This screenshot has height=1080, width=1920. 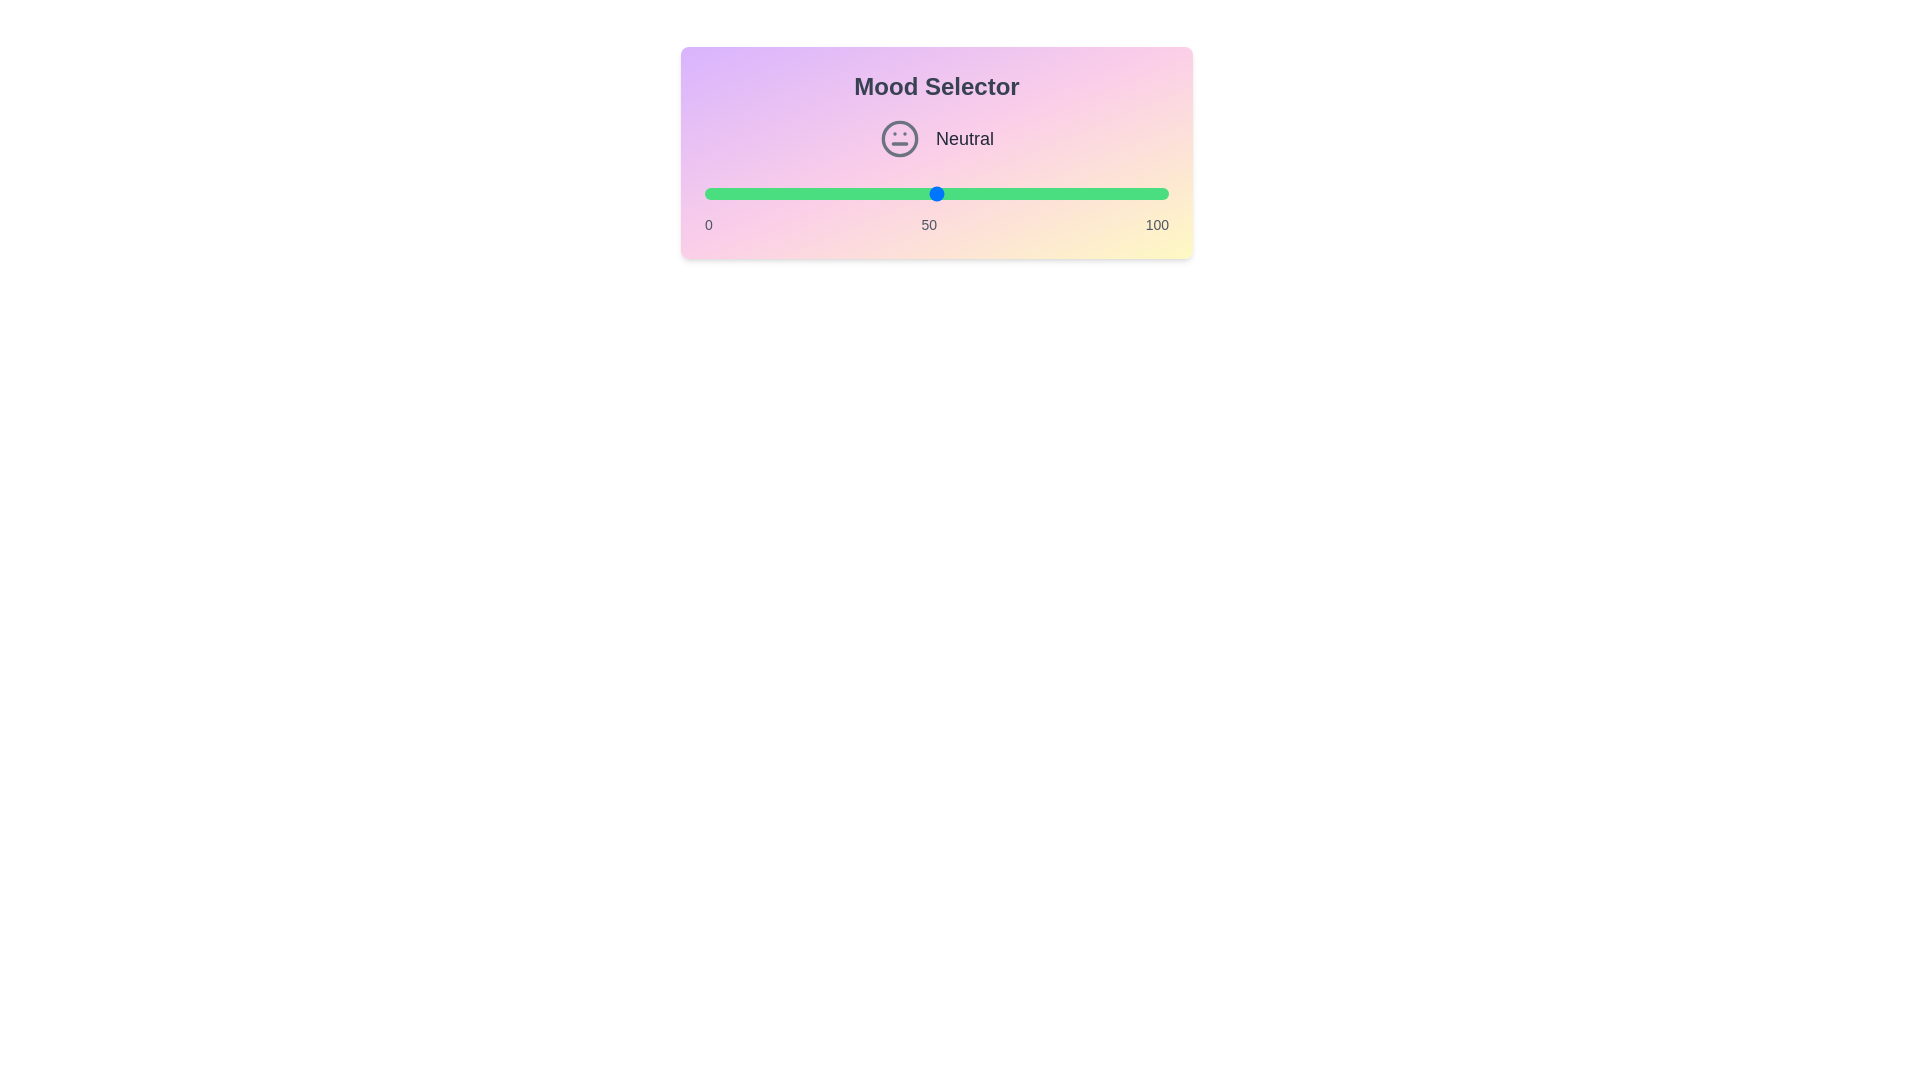 What do you see at coordinates (997, 193) in the screenshot?
I see `the slider to set the mood value to 63` at bounding box center [997, 193].